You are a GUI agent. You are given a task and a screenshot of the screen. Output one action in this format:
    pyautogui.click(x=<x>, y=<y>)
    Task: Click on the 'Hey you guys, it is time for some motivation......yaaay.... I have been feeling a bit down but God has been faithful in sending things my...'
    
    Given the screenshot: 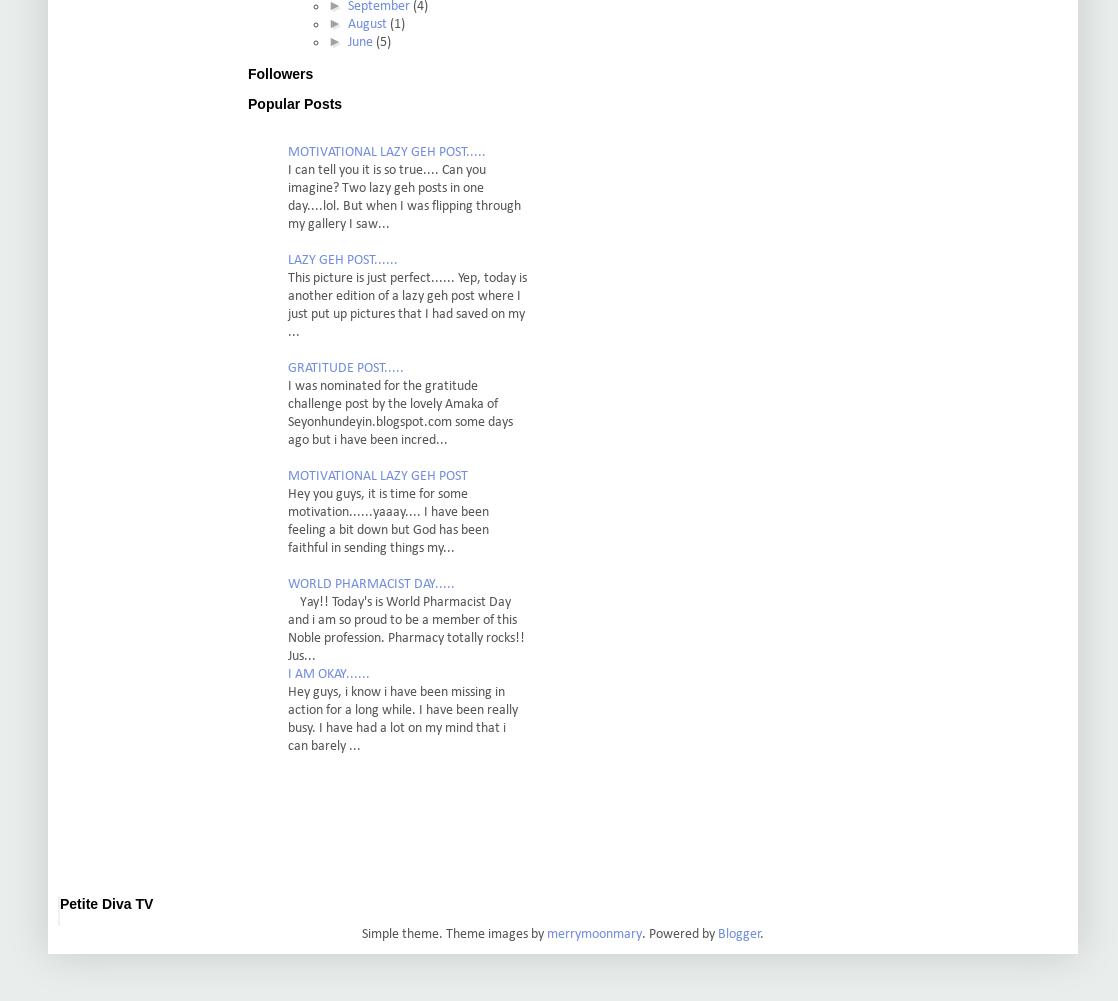 What is the action you would take?
    pyautogui.click(x=387, y=520)
    